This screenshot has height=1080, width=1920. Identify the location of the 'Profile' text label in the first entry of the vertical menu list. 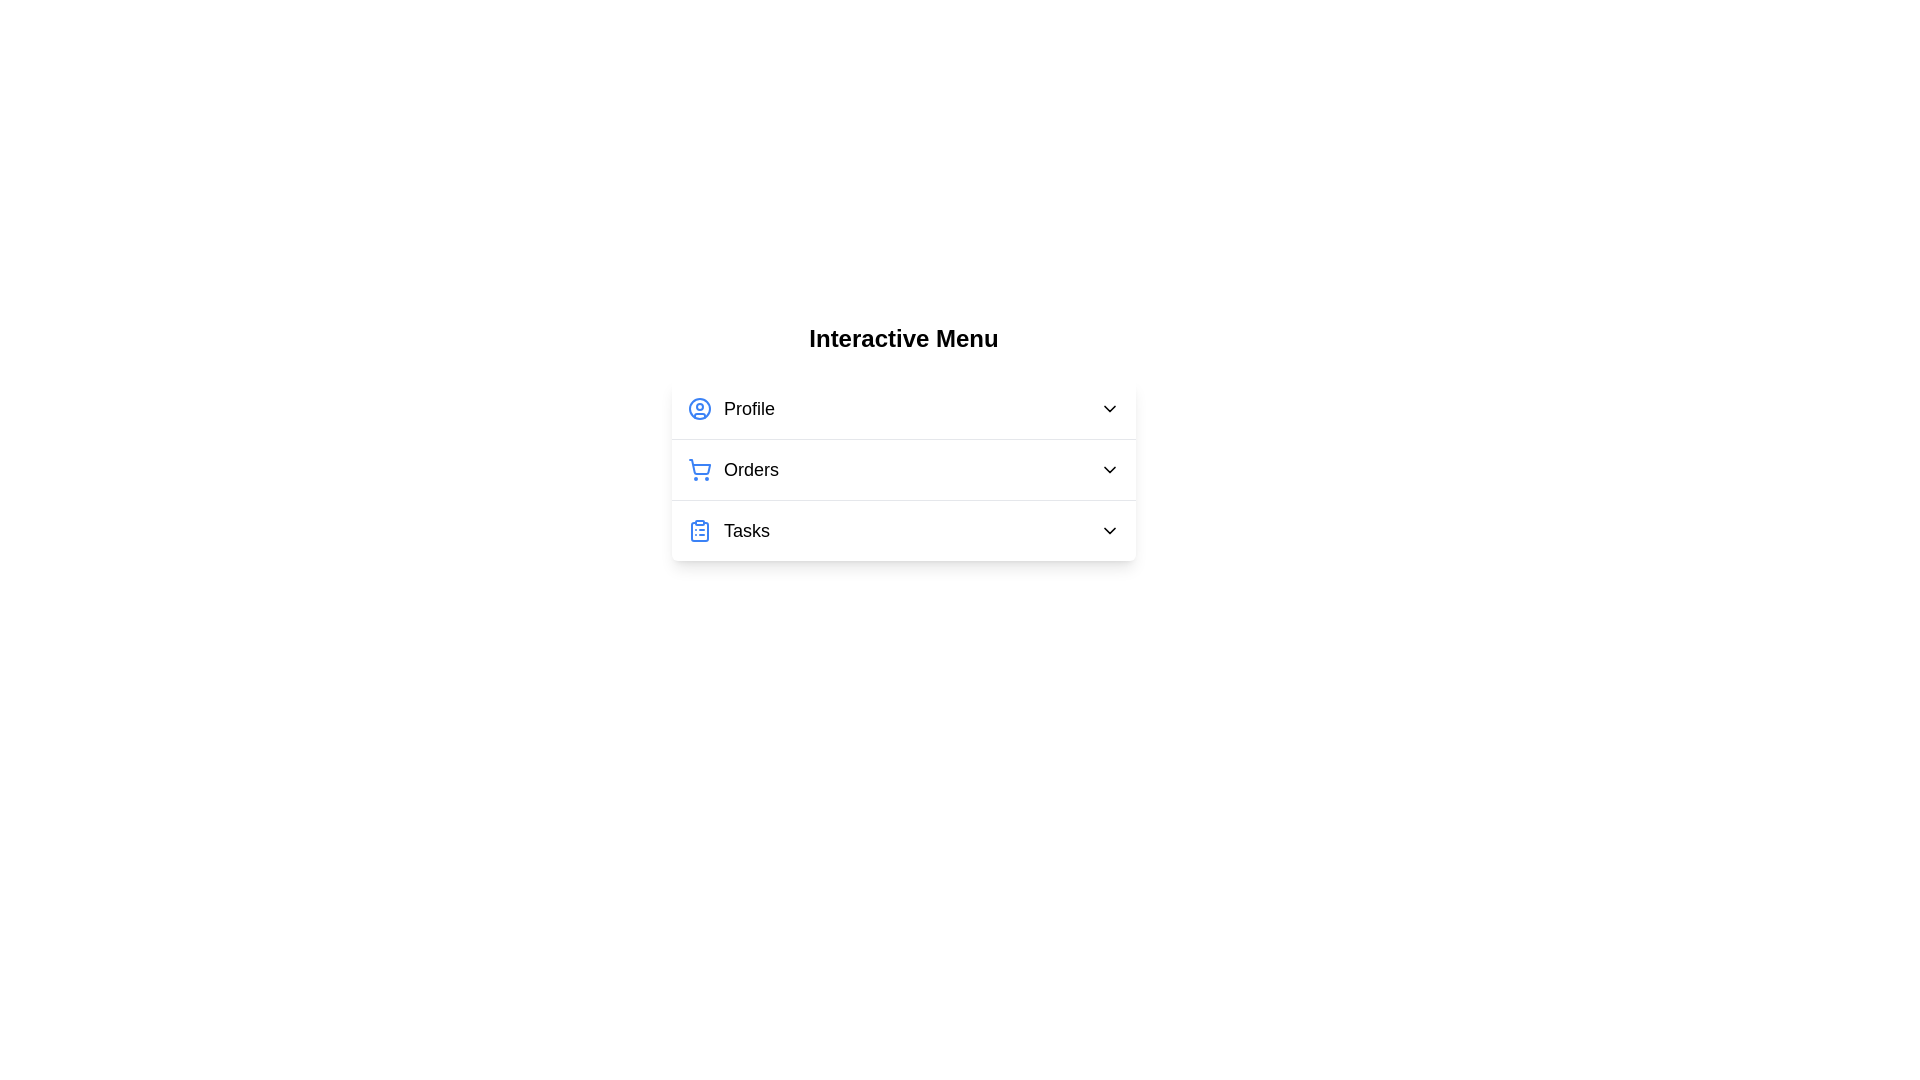
(748, 407).